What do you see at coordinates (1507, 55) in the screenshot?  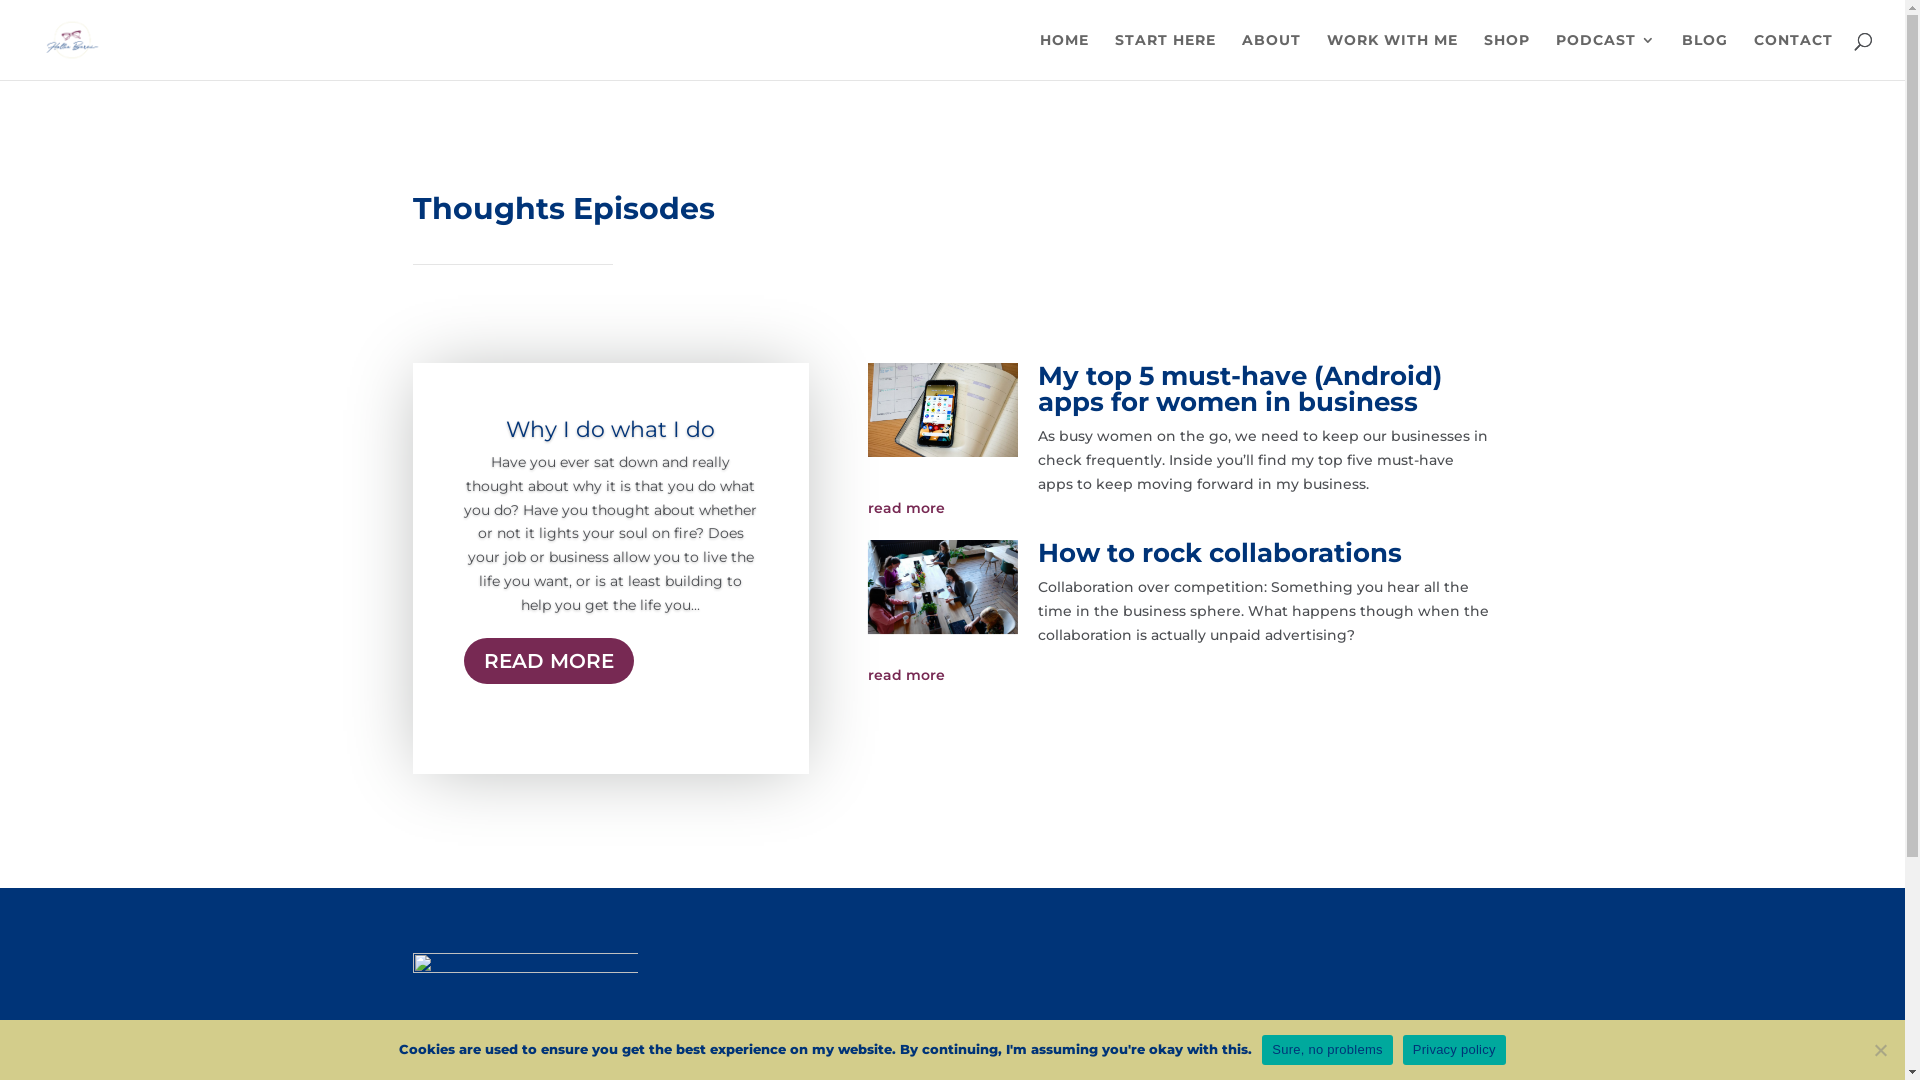 I see `'SHOP'` at bounding box center [1507, 55].